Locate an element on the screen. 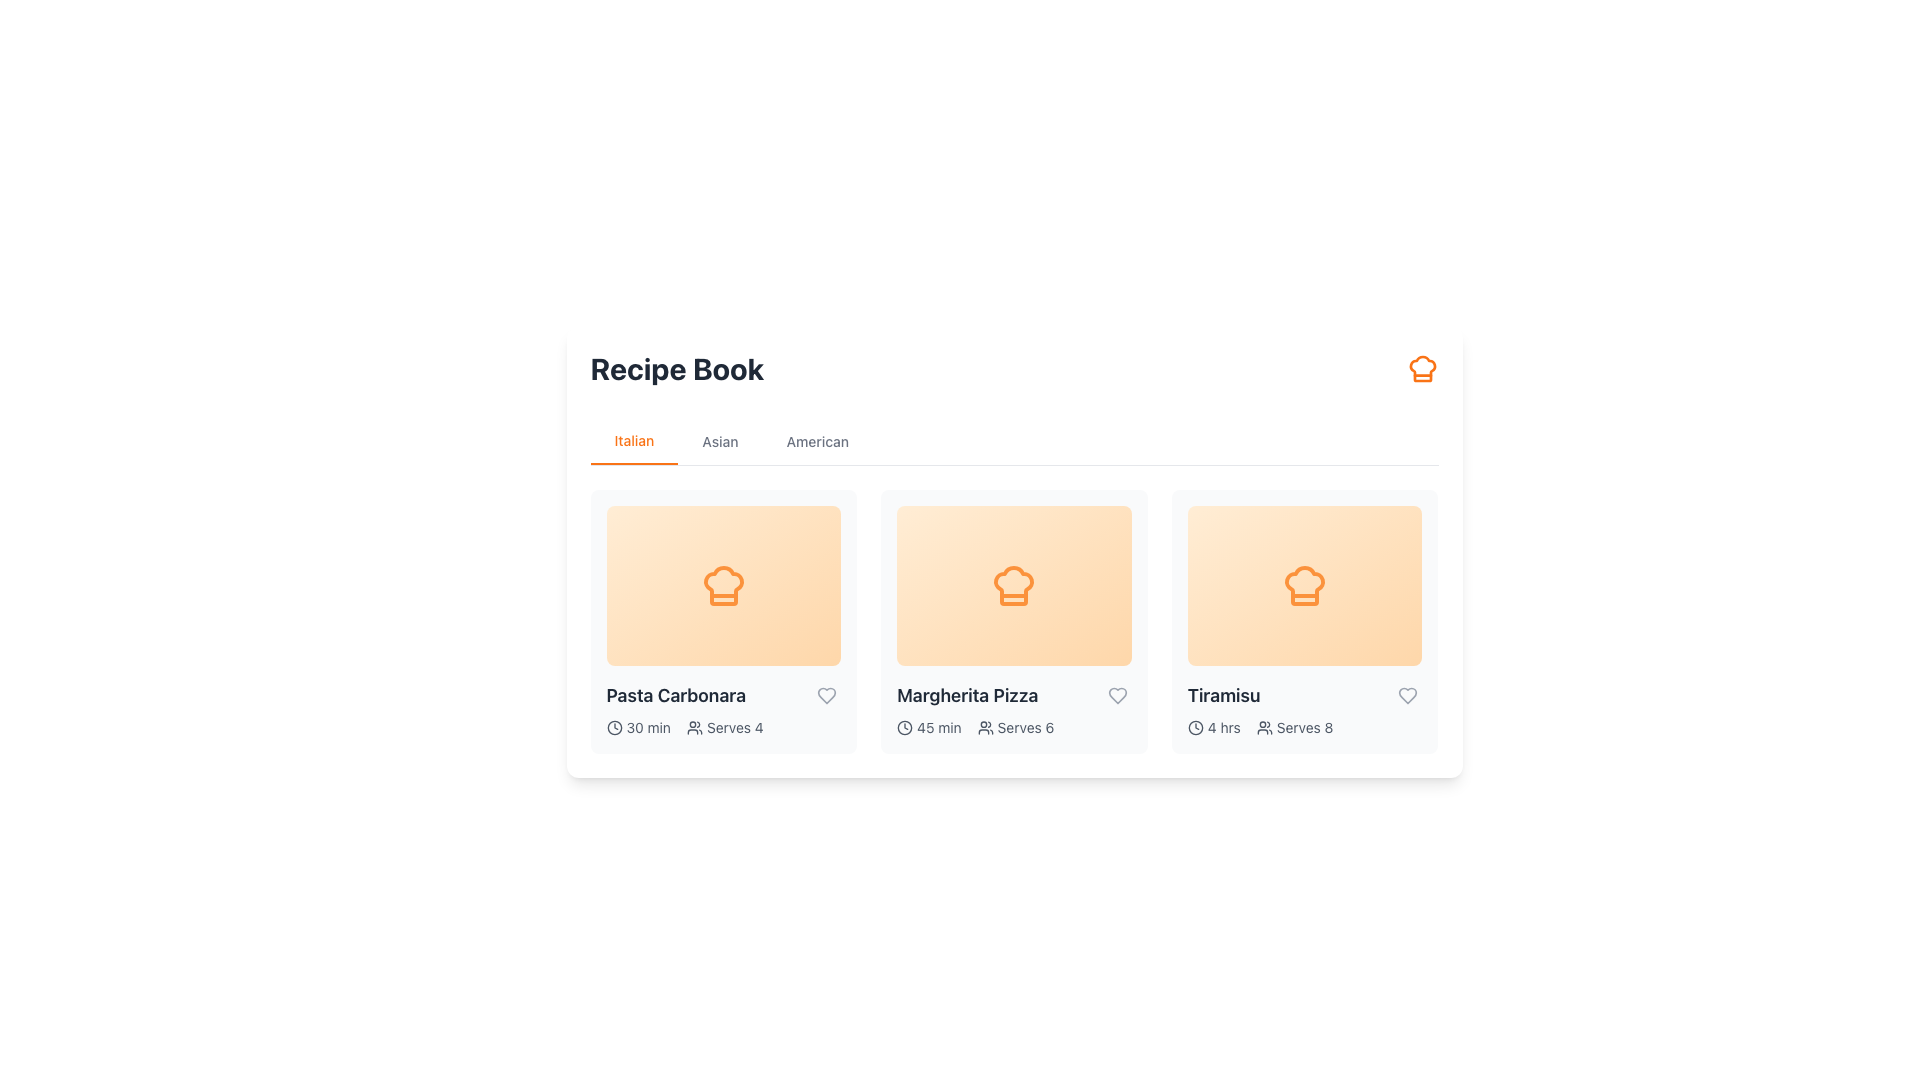 Image resolution: width=1920 pixels, height=1080 pixels. the clock icon in the details section of the 'Tiramisu' recipe card that symbolizes the duration for the recipe, which is represented visually and is located next to the text '4 hrs' is located at coordinates (1195, 728).